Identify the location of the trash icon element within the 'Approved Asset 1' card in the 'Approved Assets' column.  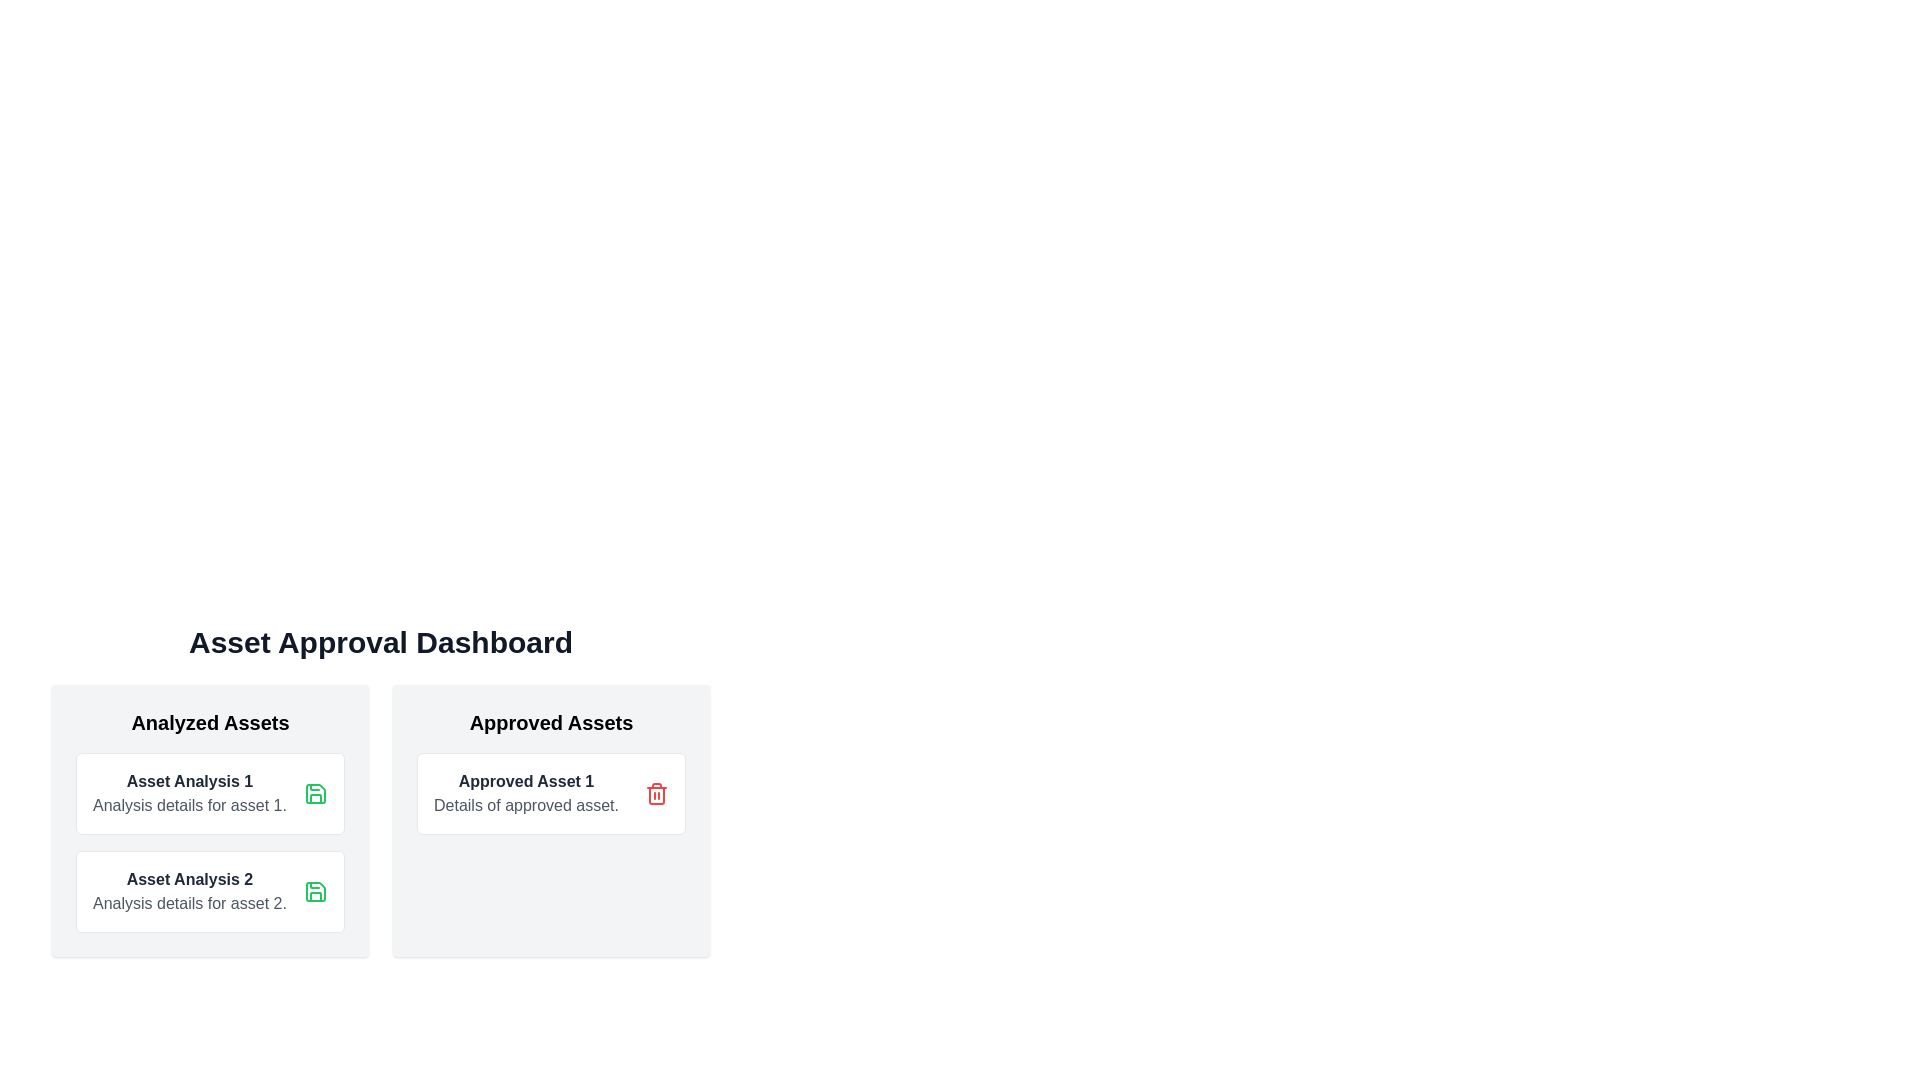
(657, 794).